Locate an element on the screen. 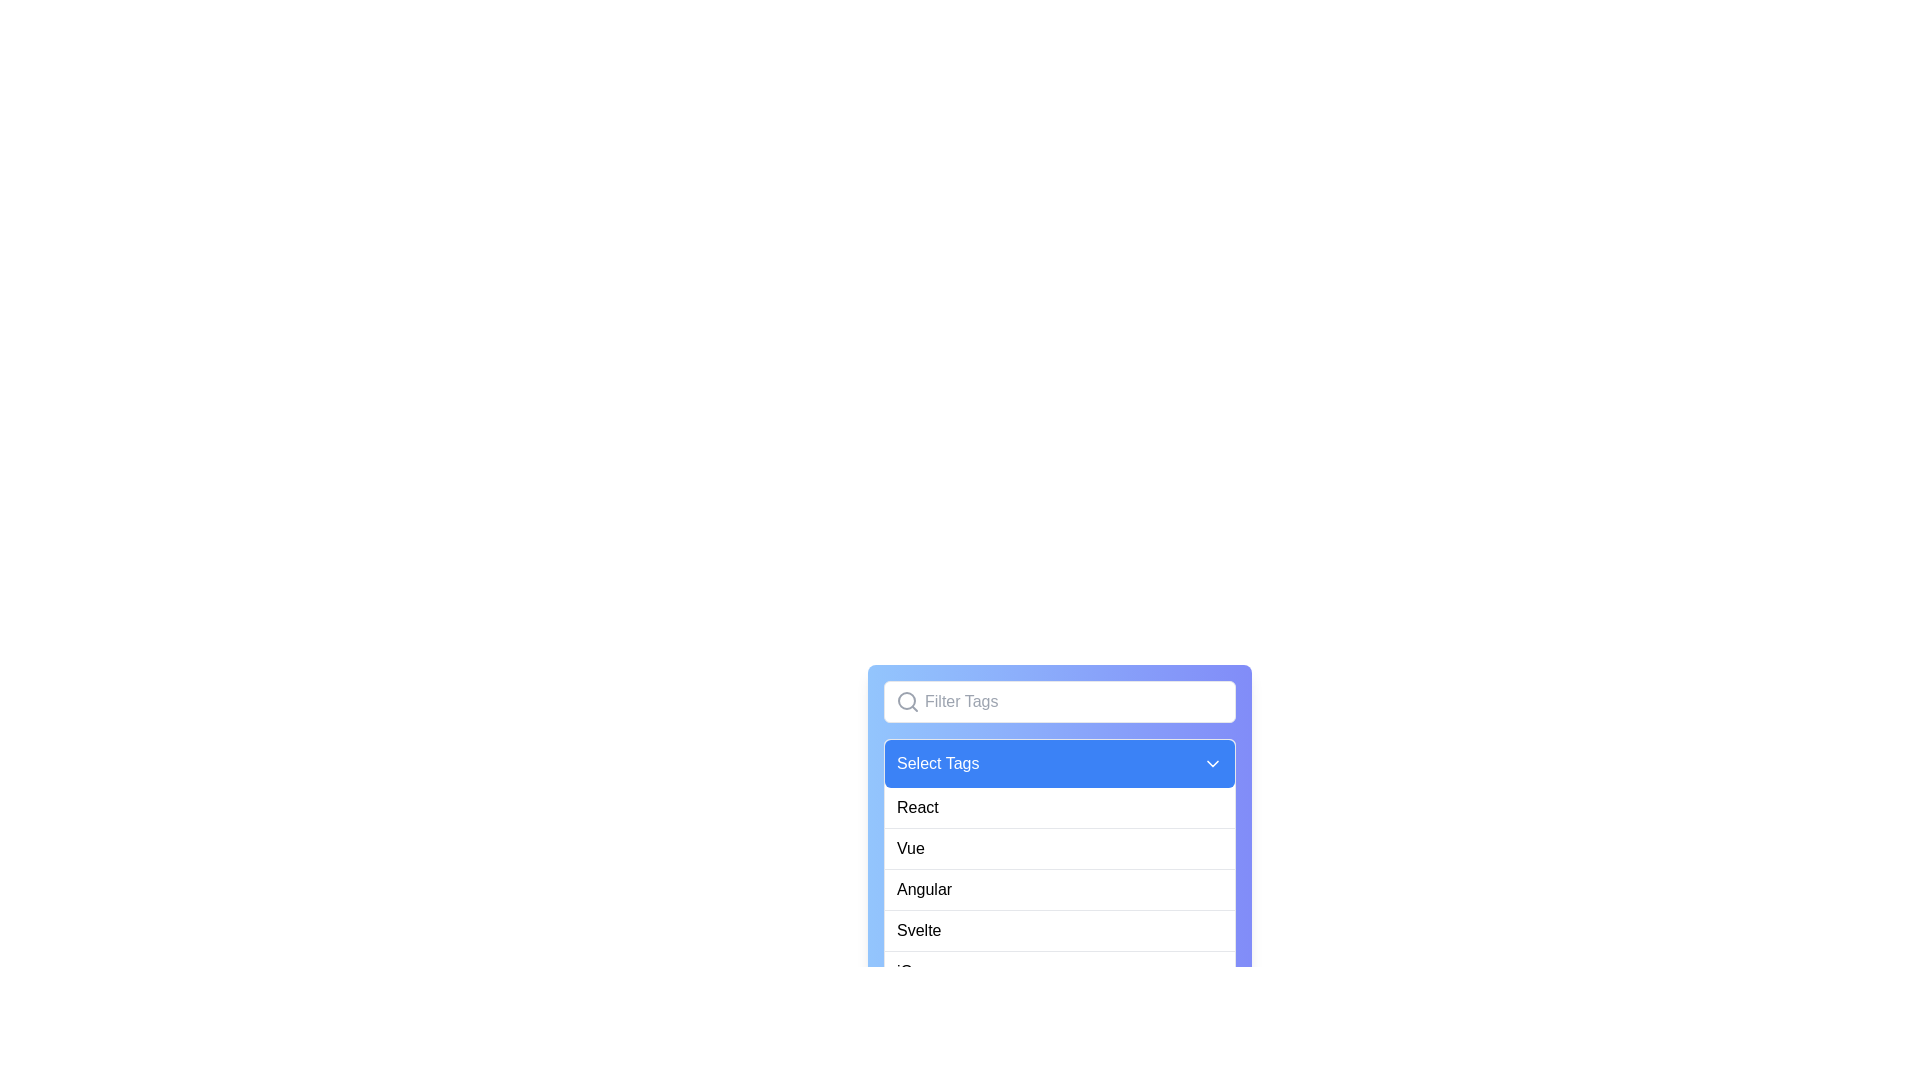 The width and height of the screenshot is (1920, 1080). the first selectable option in the dropdown menu labeled 'React' by simulating keyboard interaction to bring attention to it is located at coordinates (916, 806).